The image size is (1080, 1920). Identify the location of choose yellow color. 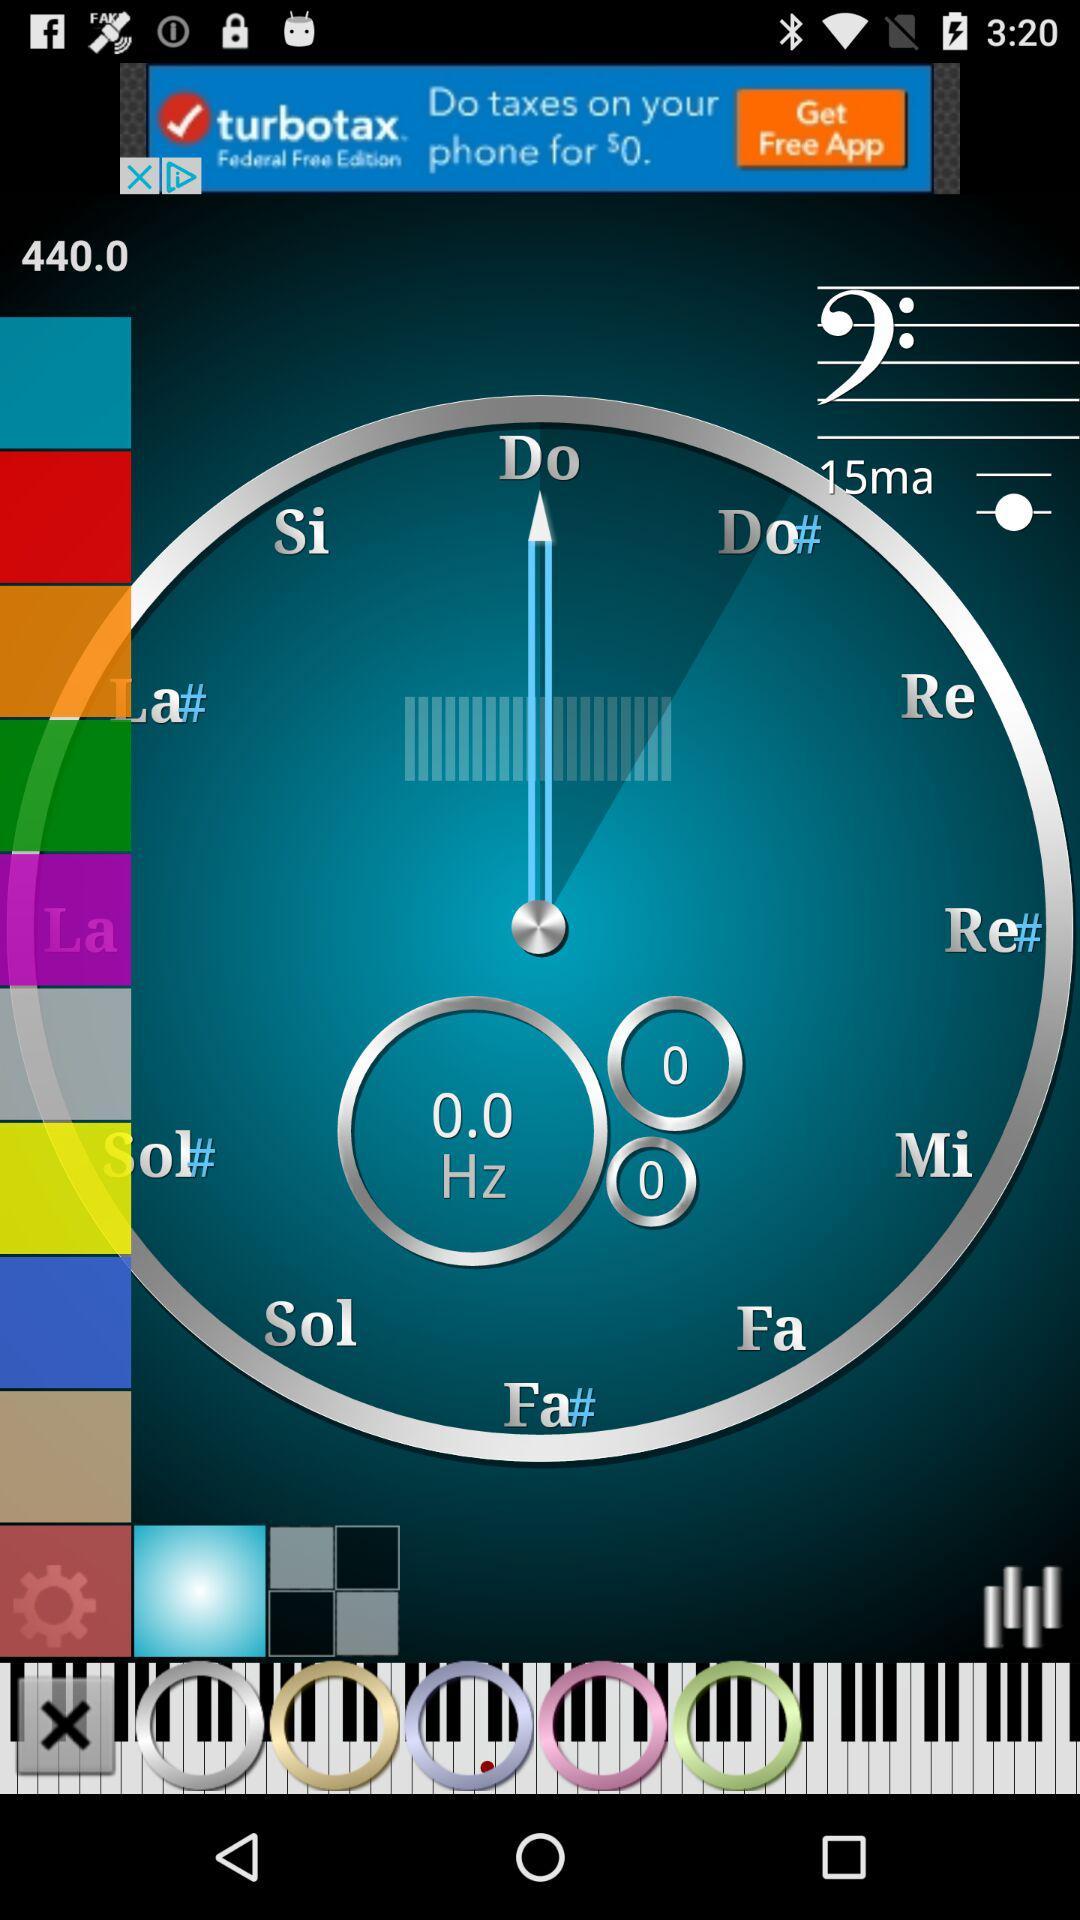
(64, 1188).